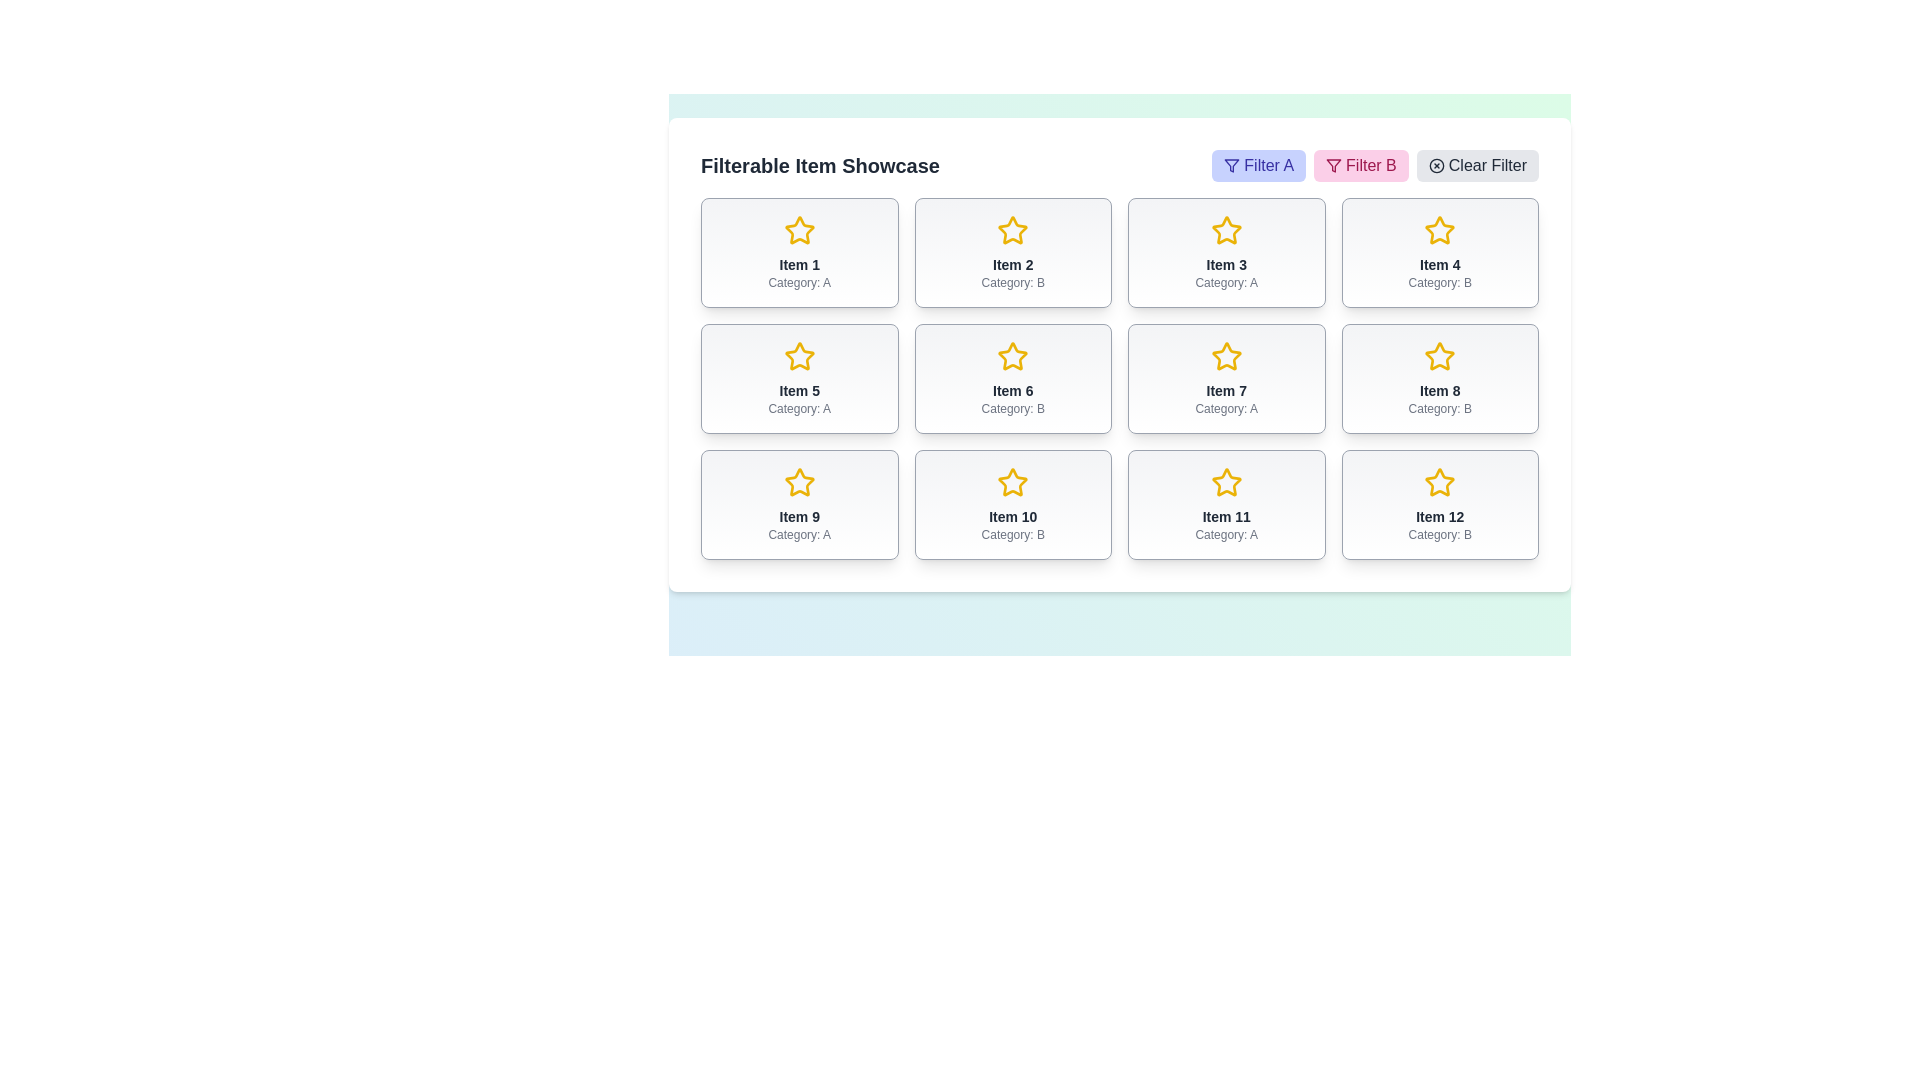 The image size is (1920, 1080). What do you see at coordinates (798, 378) in the screenshot?
I see `the Card component that represents an item in the showcase, positioned as the first element in the second row` at bounding box center [798, 378].